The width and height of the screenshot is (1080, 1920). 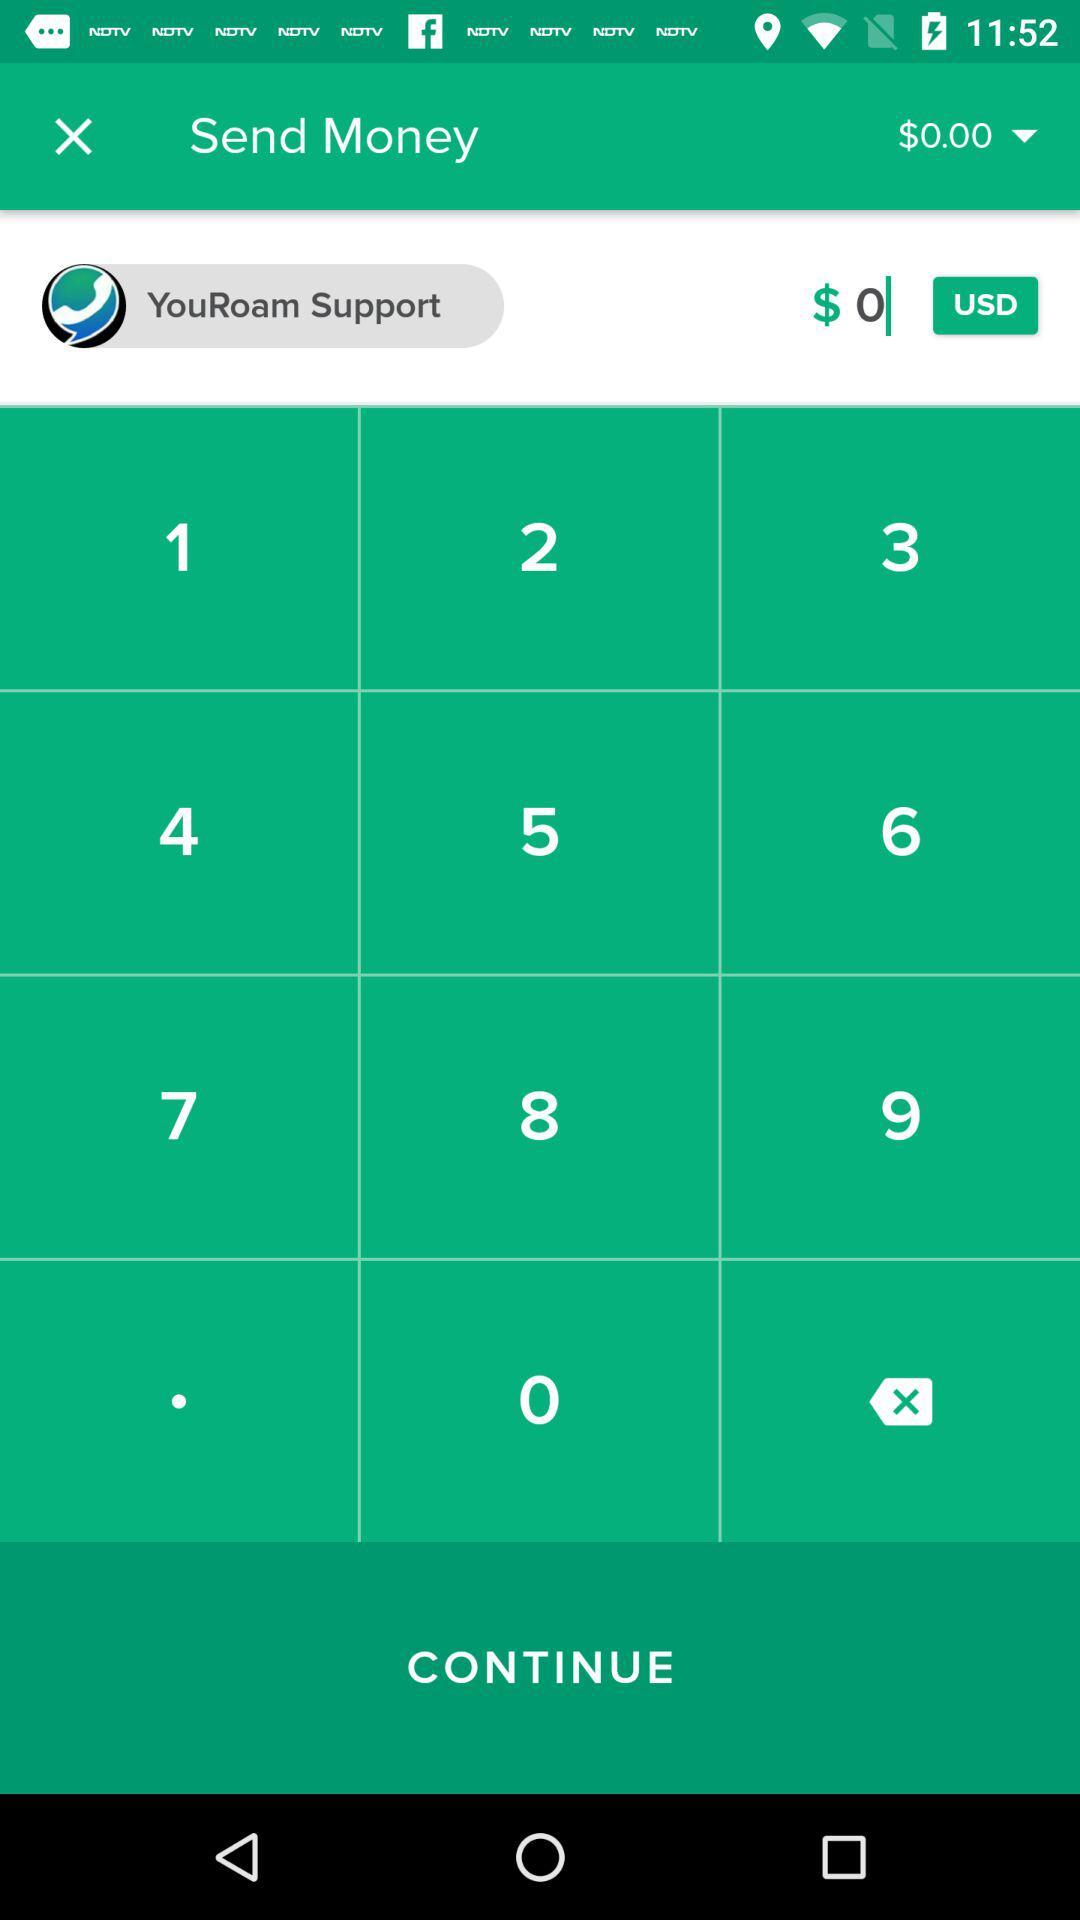 I want to click on the 1 icon, so click(x=177, y=548).